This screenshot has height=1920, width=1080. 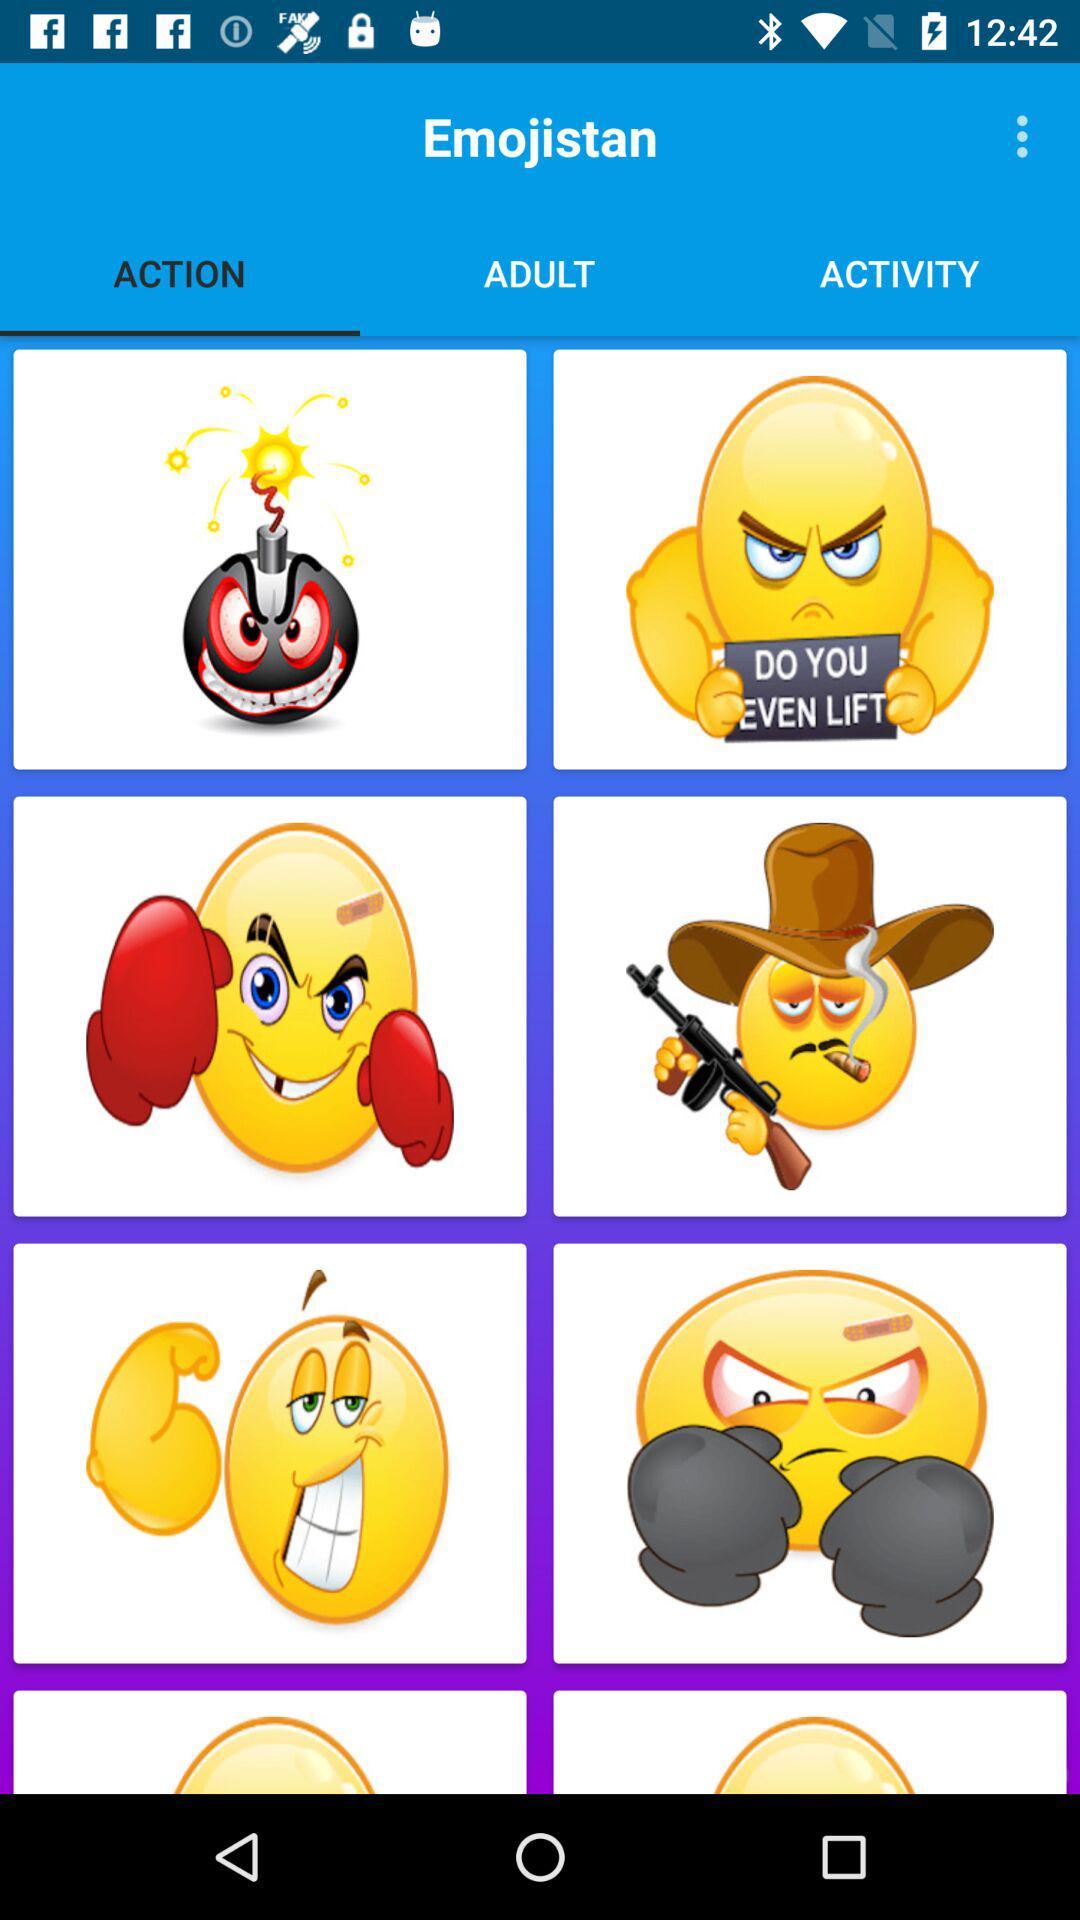 What do you see at coordinates (270, 559) in the screenshot?
I see `the emoji 1st below action` at bounding box center [270, 559].